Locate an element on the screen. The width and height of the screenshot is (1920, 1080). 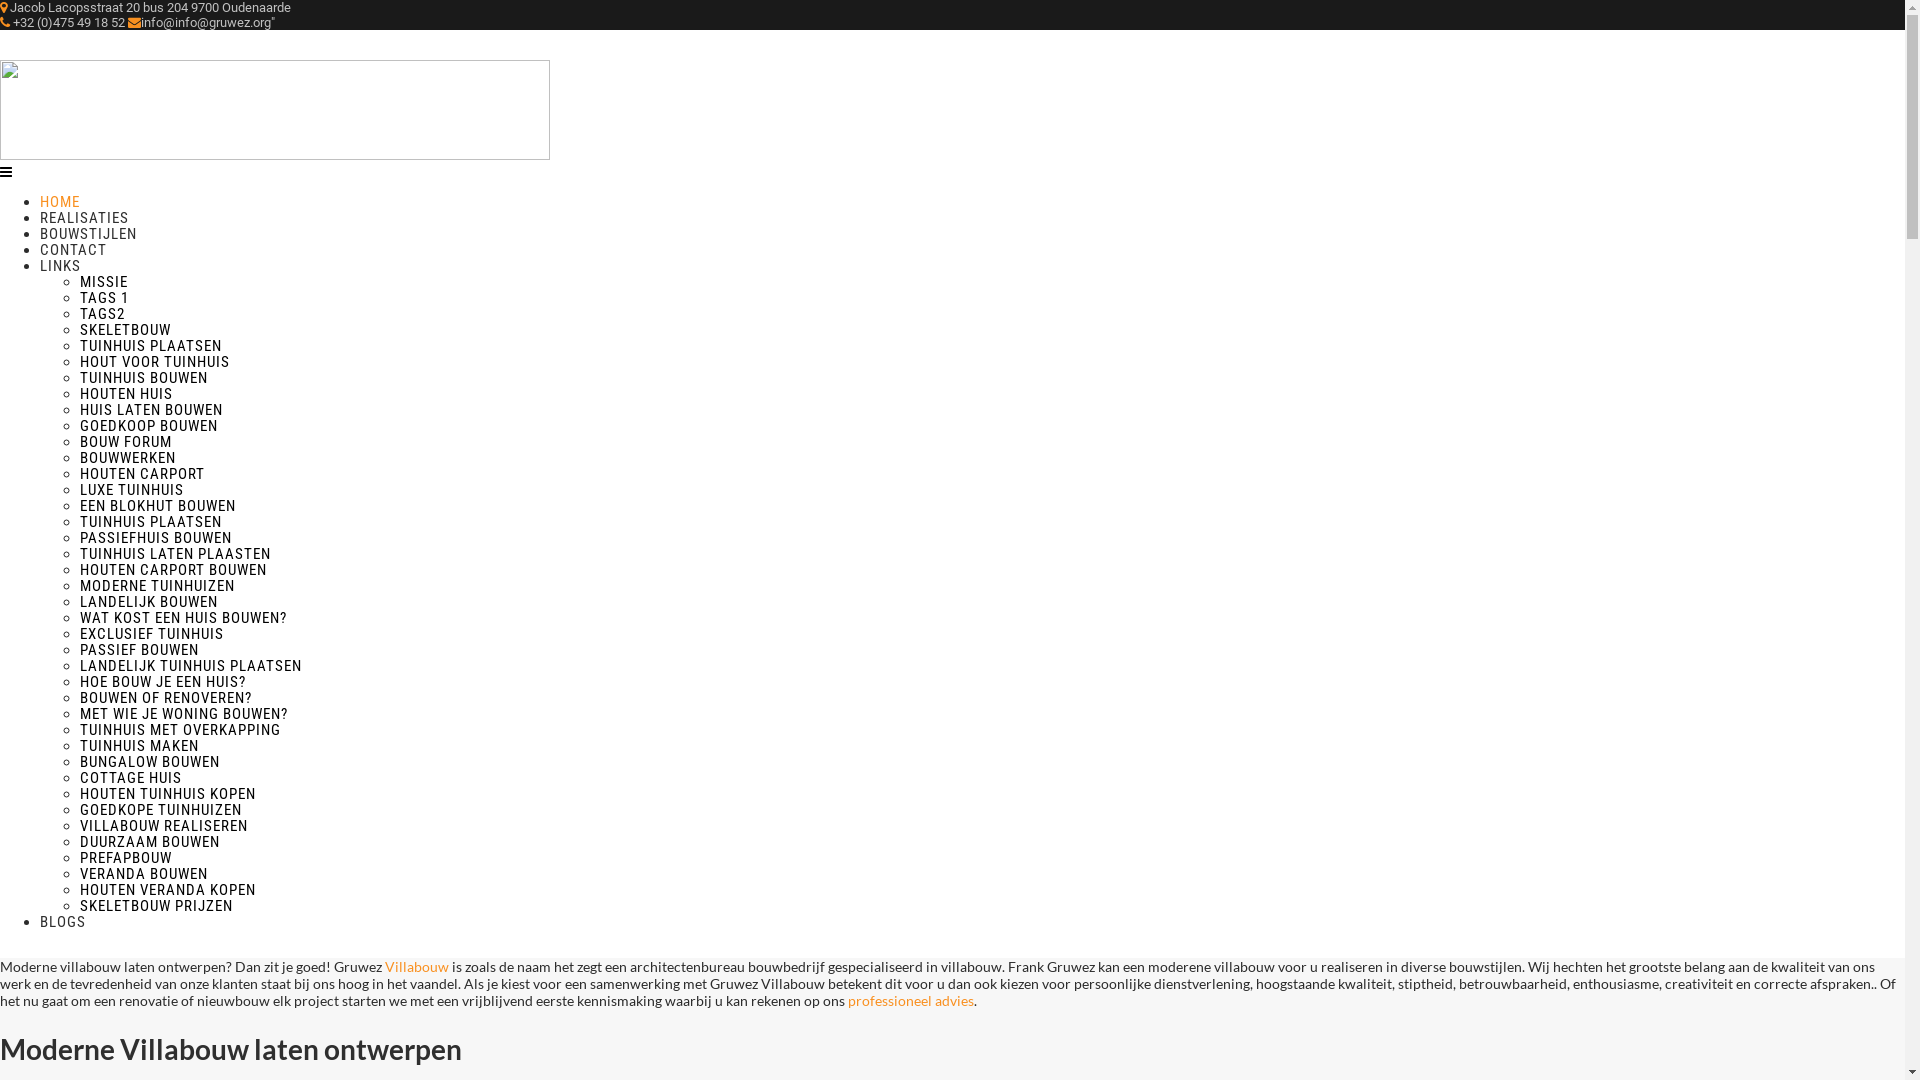
'SKELETBOUW' is located at coordinates (124, 329).